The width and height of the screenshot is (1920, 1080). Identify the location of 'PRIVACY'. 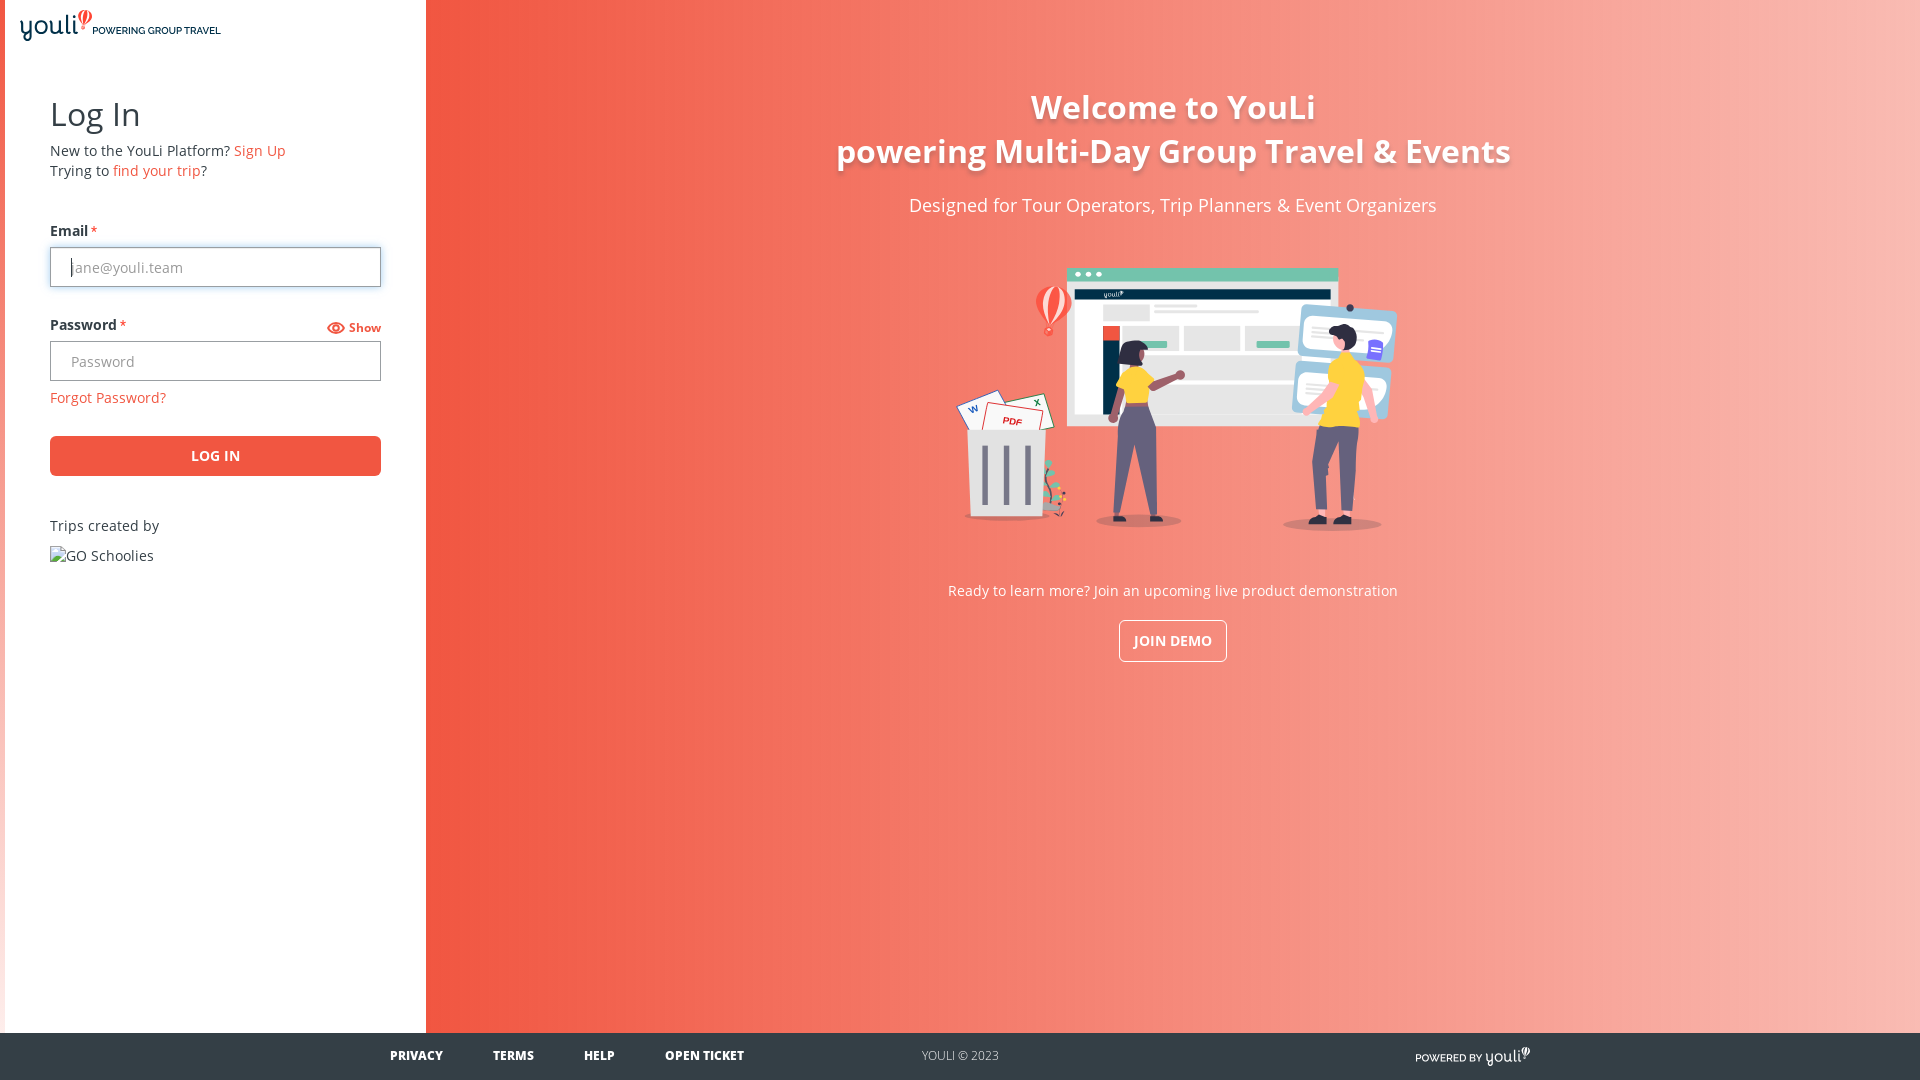
(415, 1054).